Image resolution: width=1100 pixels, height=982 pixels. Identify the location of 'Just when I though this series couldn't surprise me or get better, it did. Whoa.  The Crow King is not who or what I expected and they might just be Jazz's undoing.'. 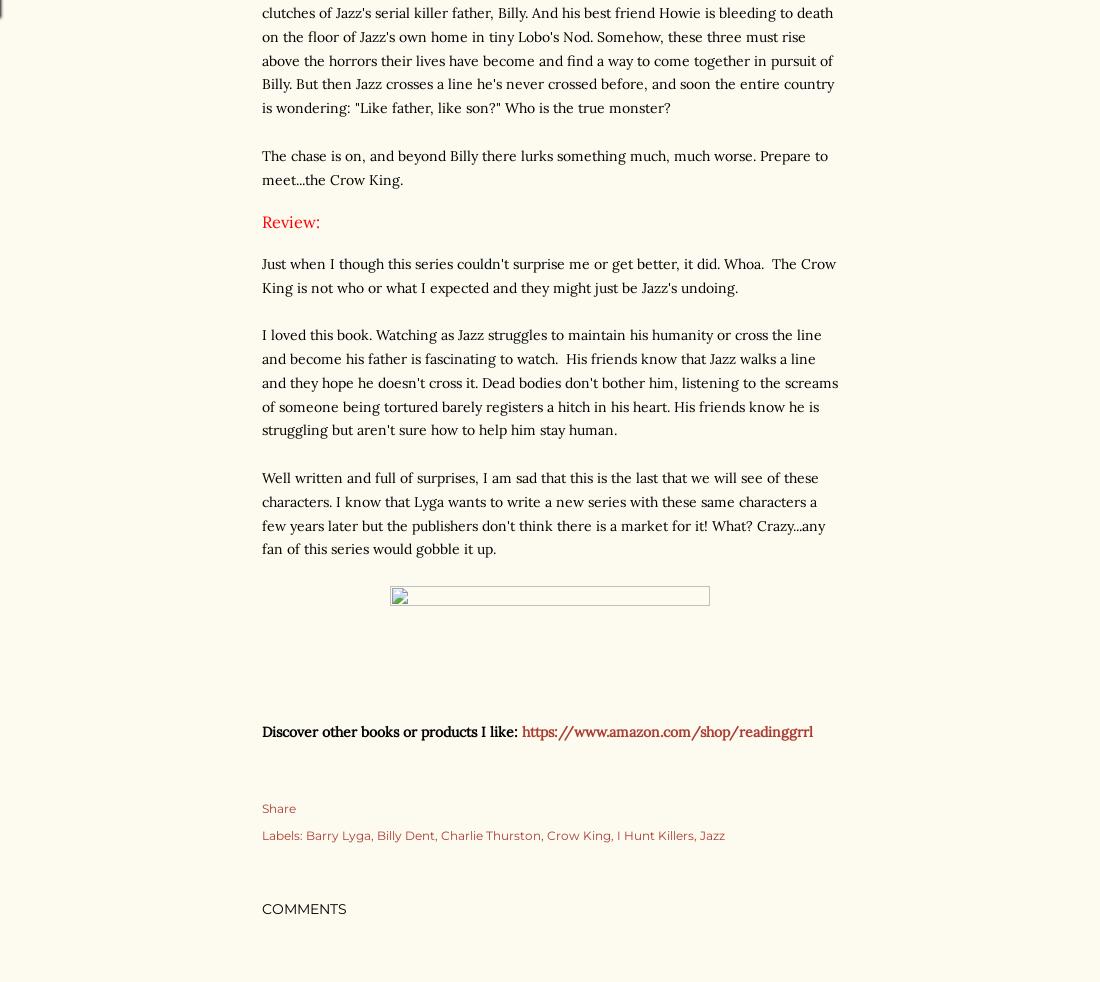
(549, 274).